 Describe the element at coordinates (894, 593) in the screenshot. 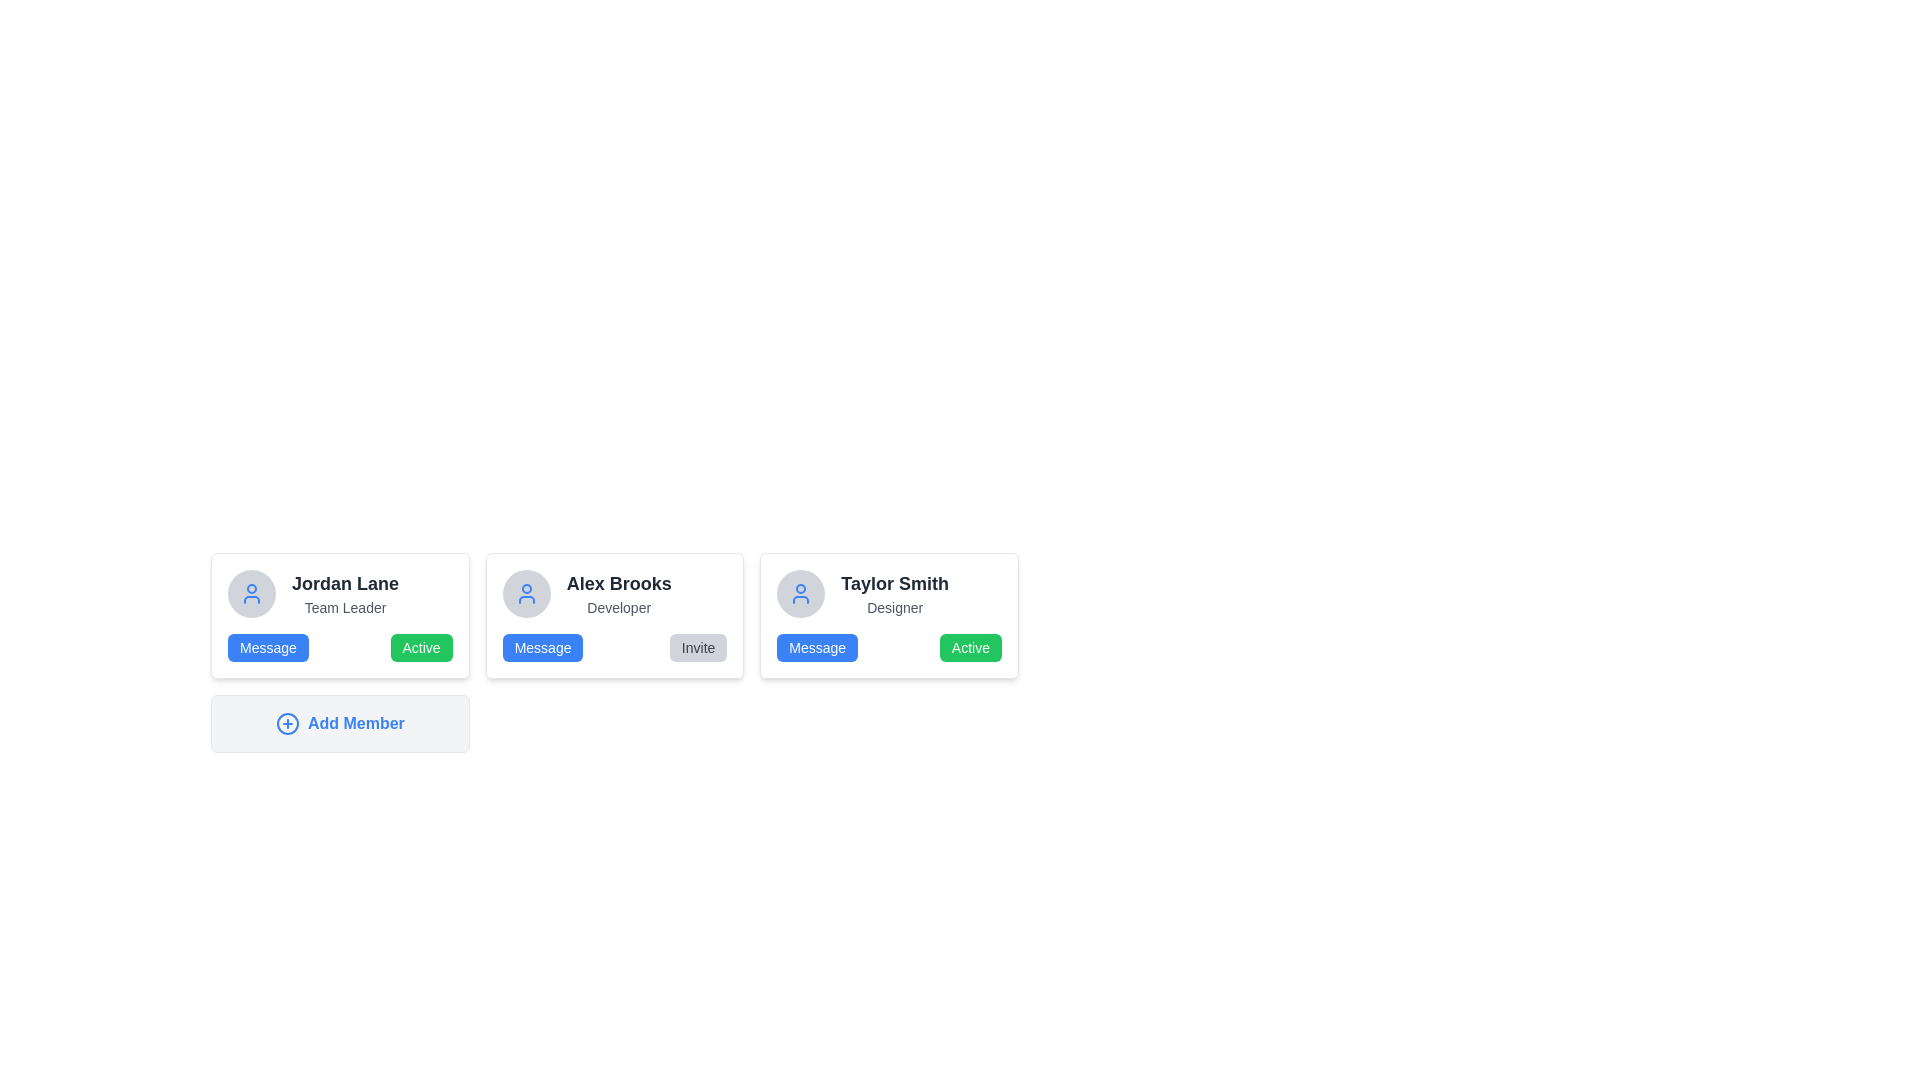

I see `the text 'Taylor Smith' and 'Designer' in the text block located on the rightmost card, which is below the circular avatar icon and above the buttons at the bottom` at that location.